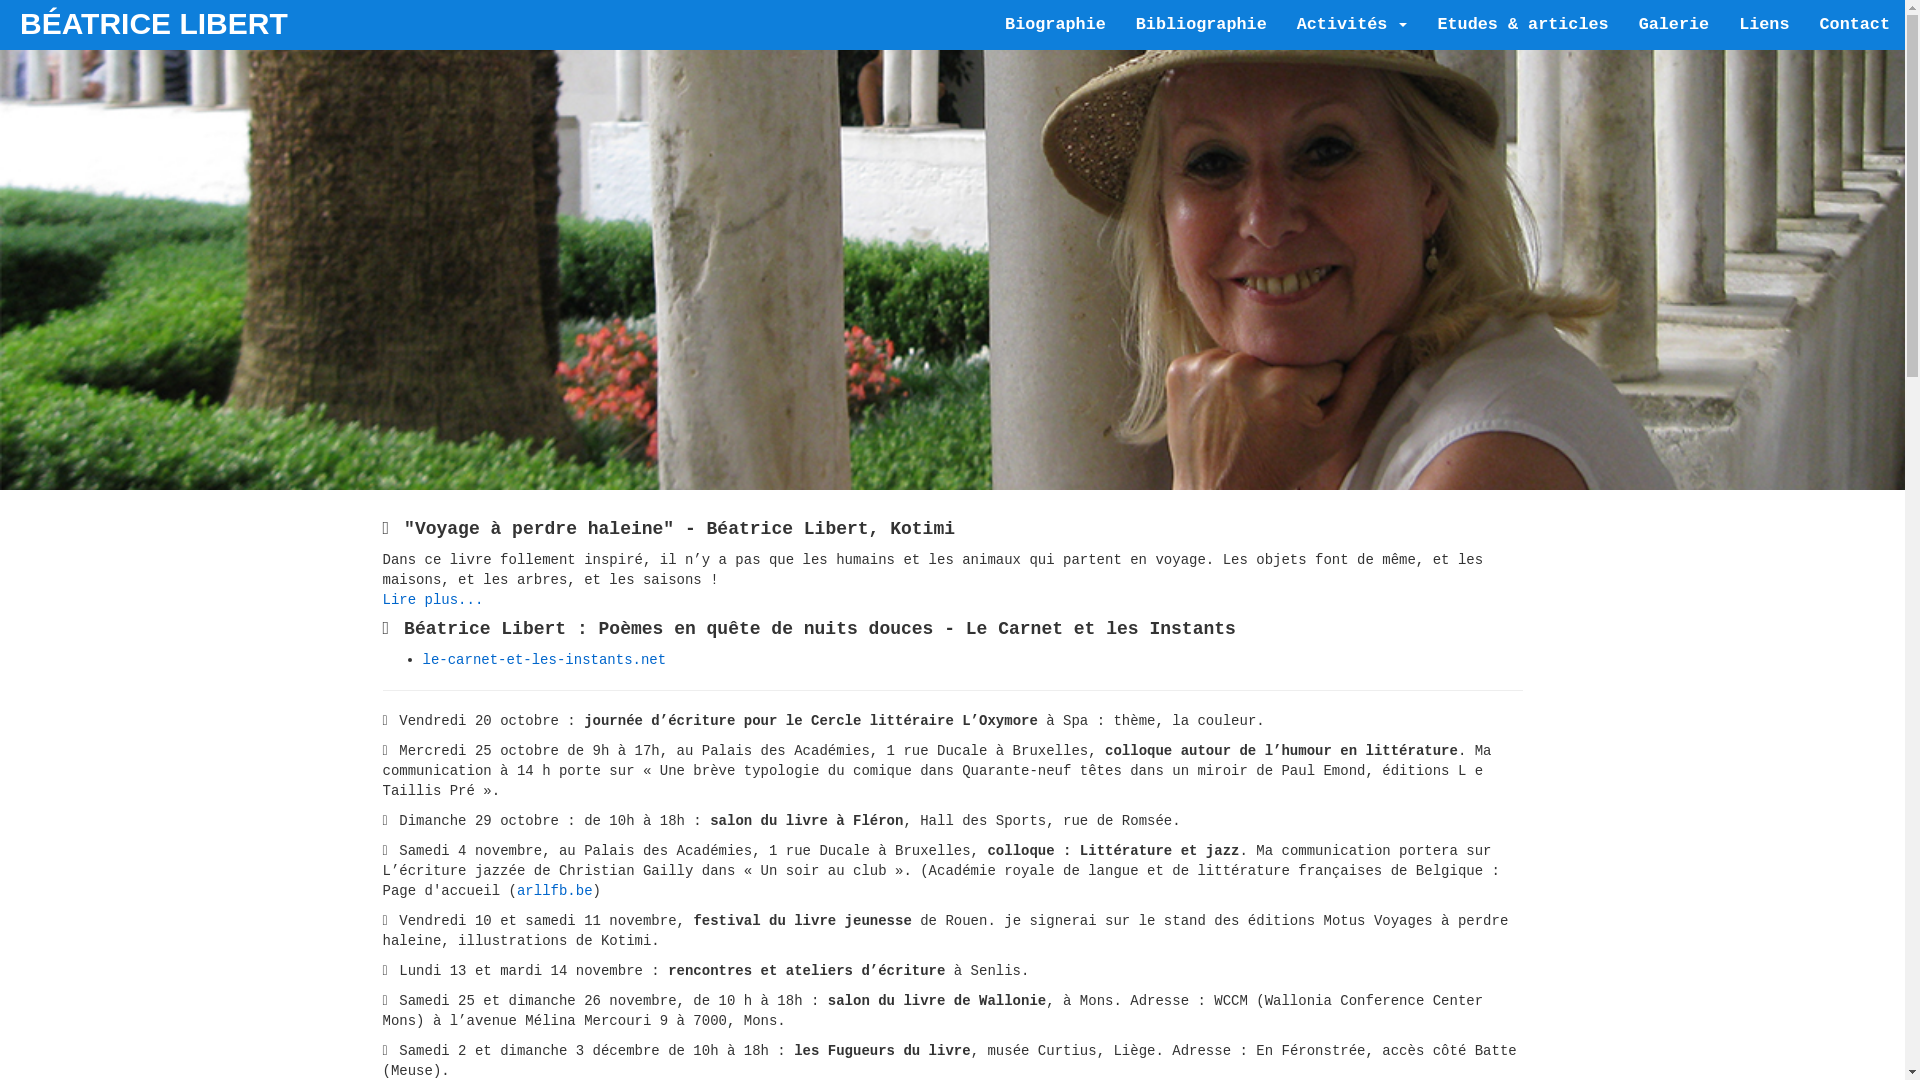 This screenshot has width=1920, height=1080. Describe the element at coordinates (555, 890) in the screenshot. I see `'arllfb.be'` at that location.